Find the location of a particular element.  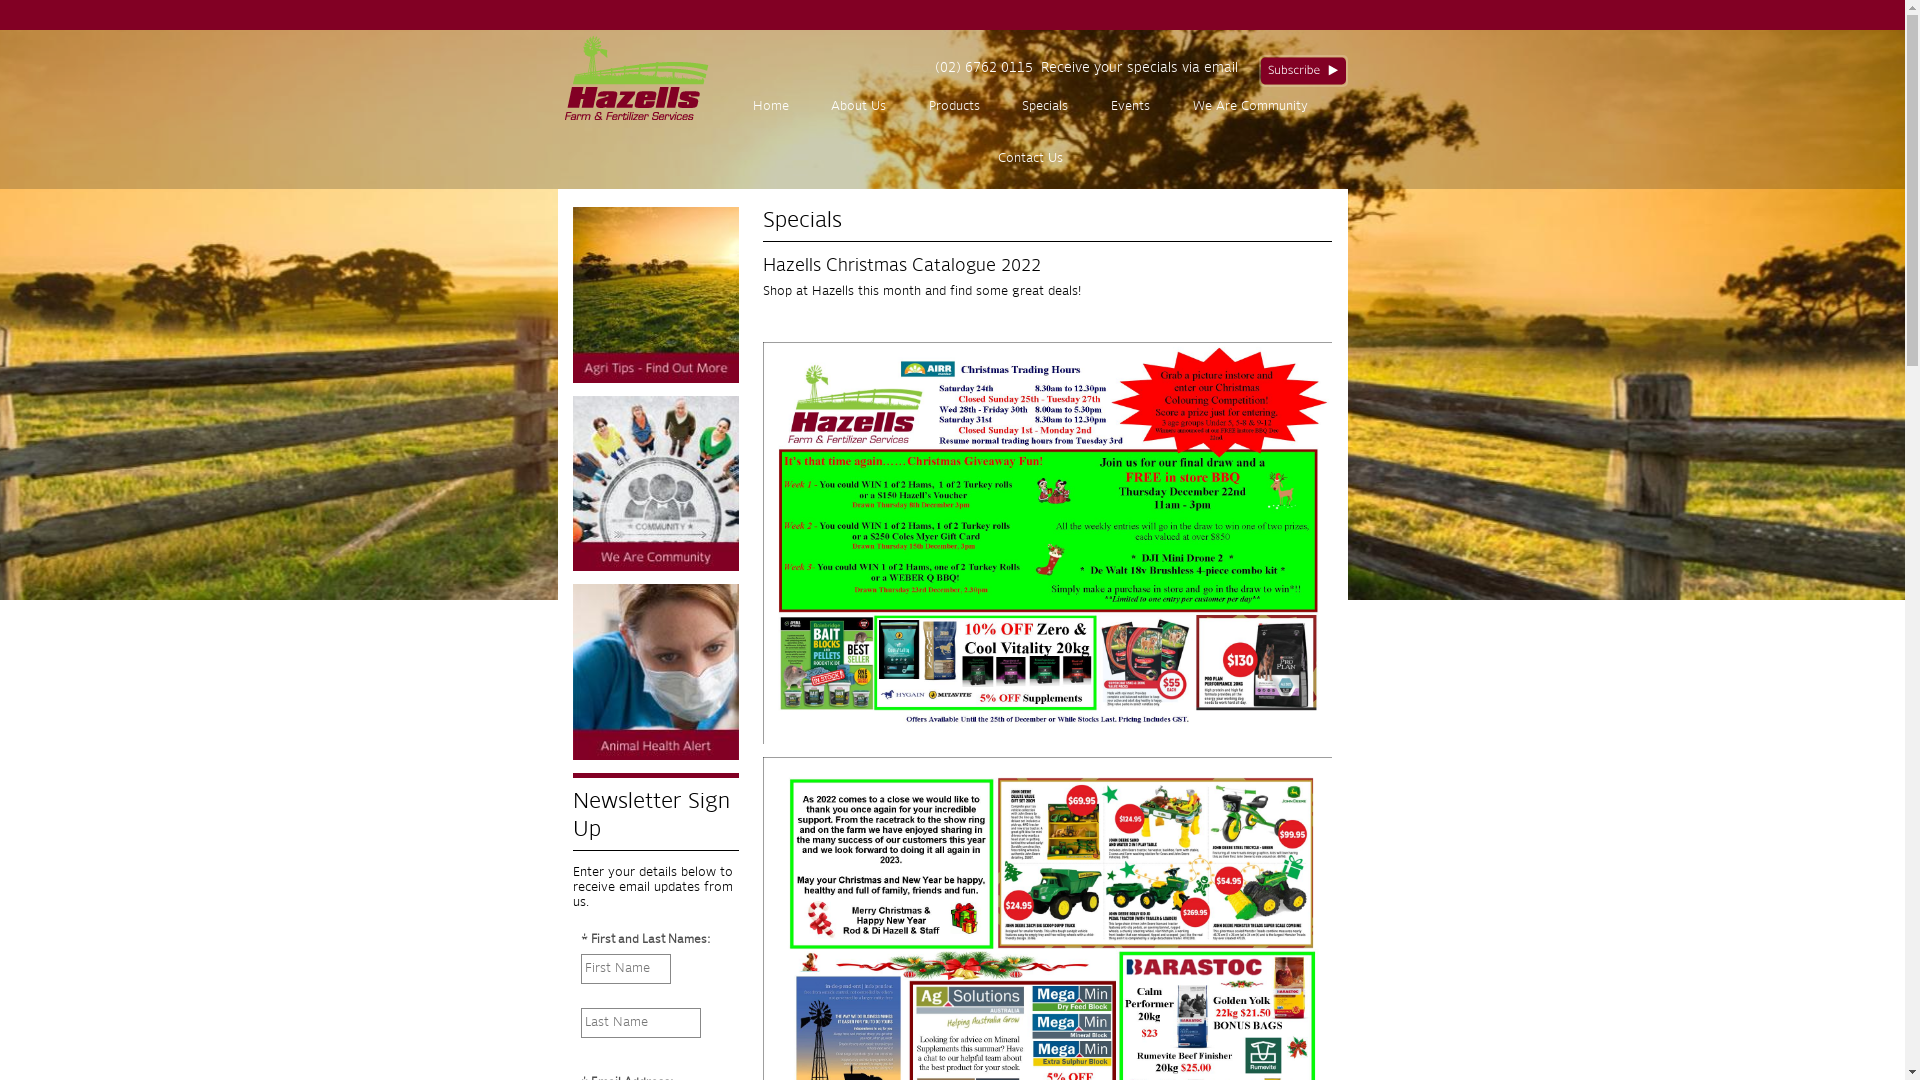

'Specials' is located at coordinates (1044, 107).